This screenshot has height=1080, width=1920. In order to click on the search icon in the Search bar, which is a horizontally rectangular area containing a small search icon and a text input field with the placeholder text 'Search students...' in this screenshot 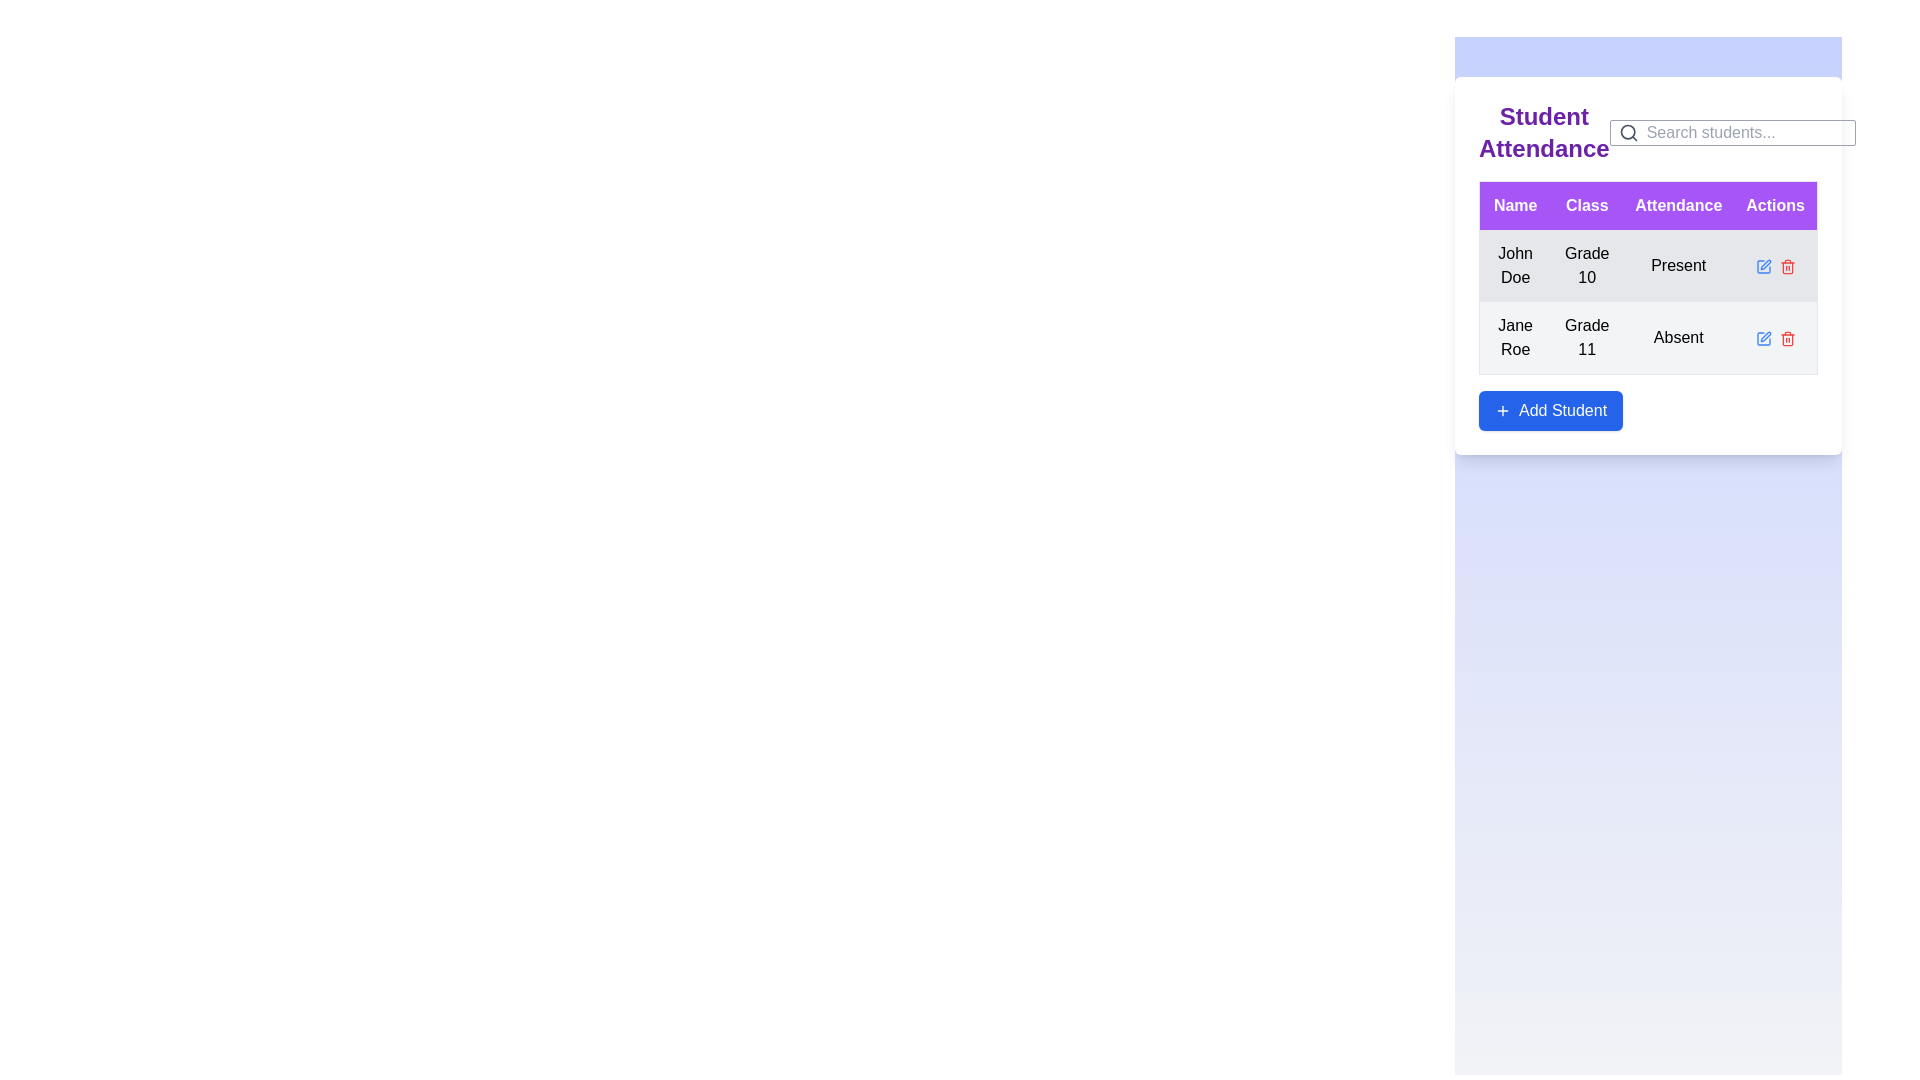, I will do `click(1731, 132)`.